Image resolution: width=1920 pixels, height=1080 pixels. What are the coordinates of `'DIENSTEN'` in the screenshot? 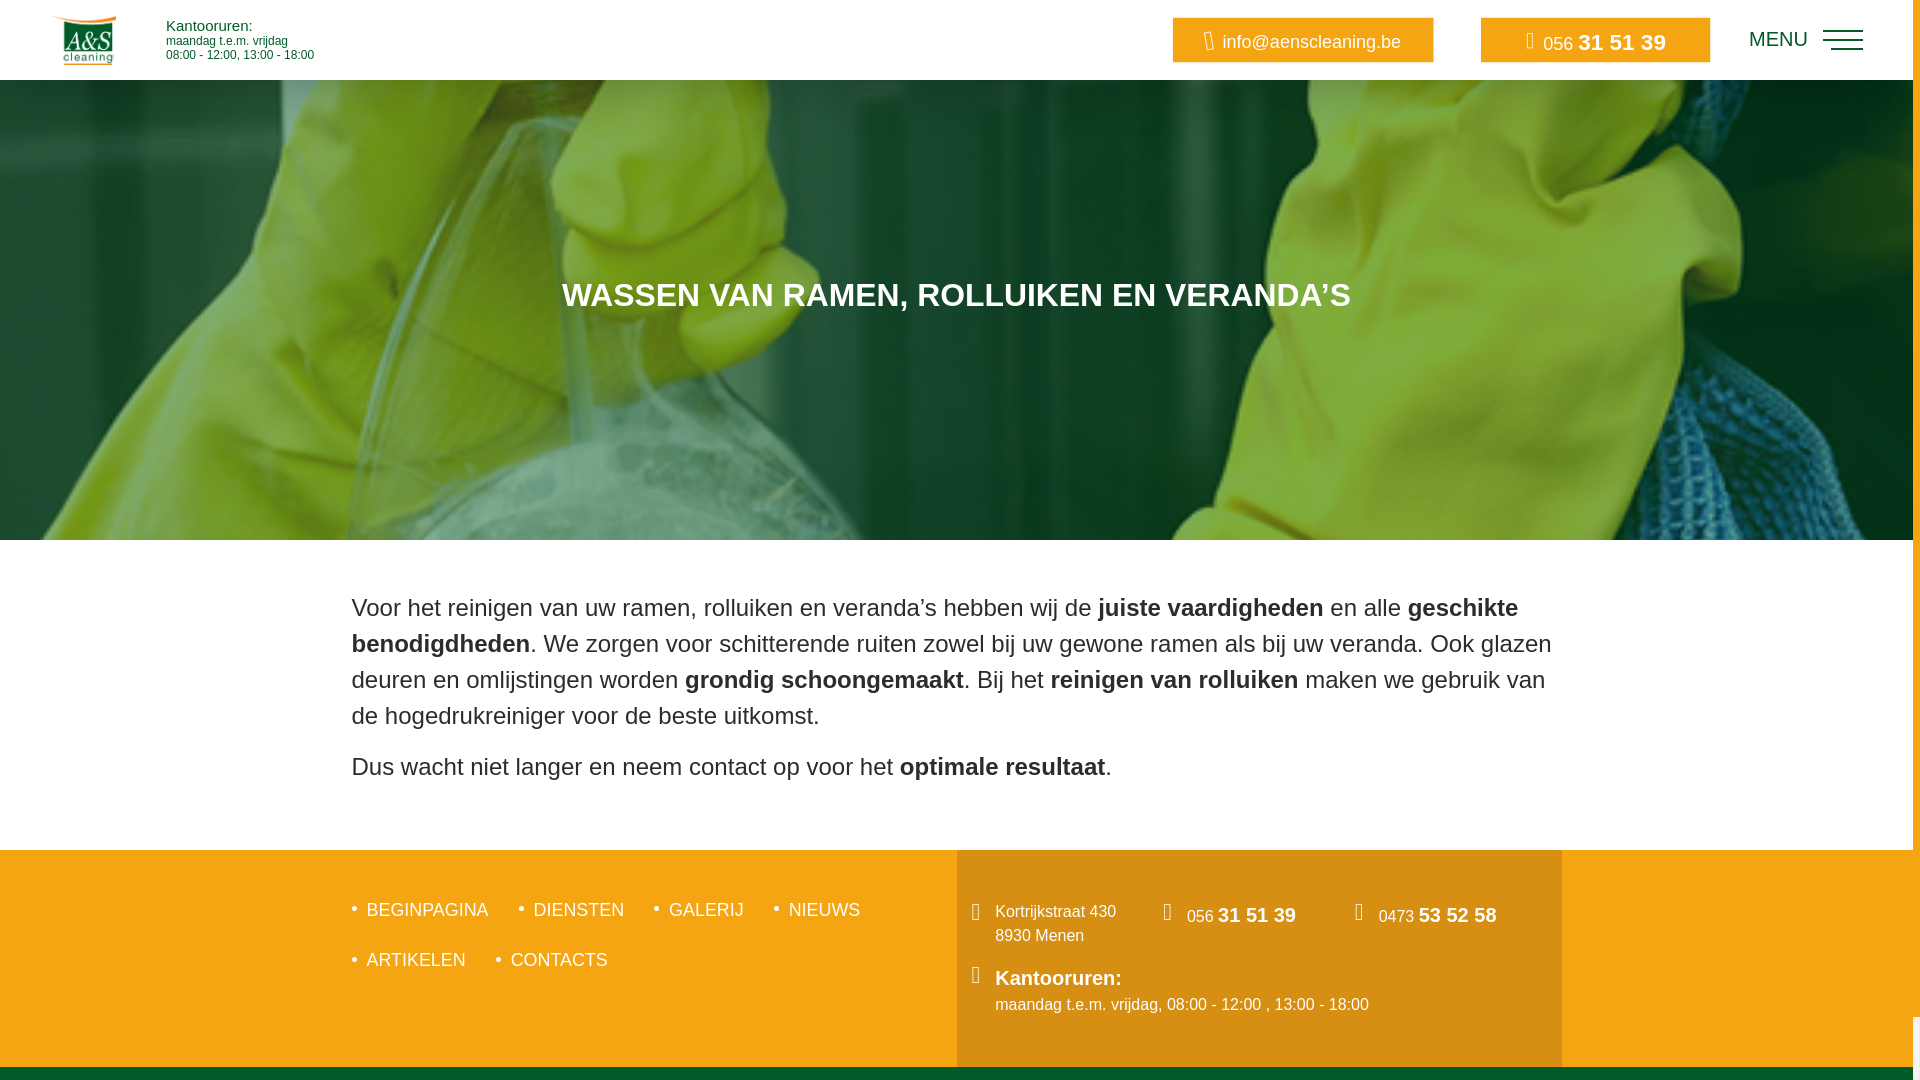 It's located at (533, 910).